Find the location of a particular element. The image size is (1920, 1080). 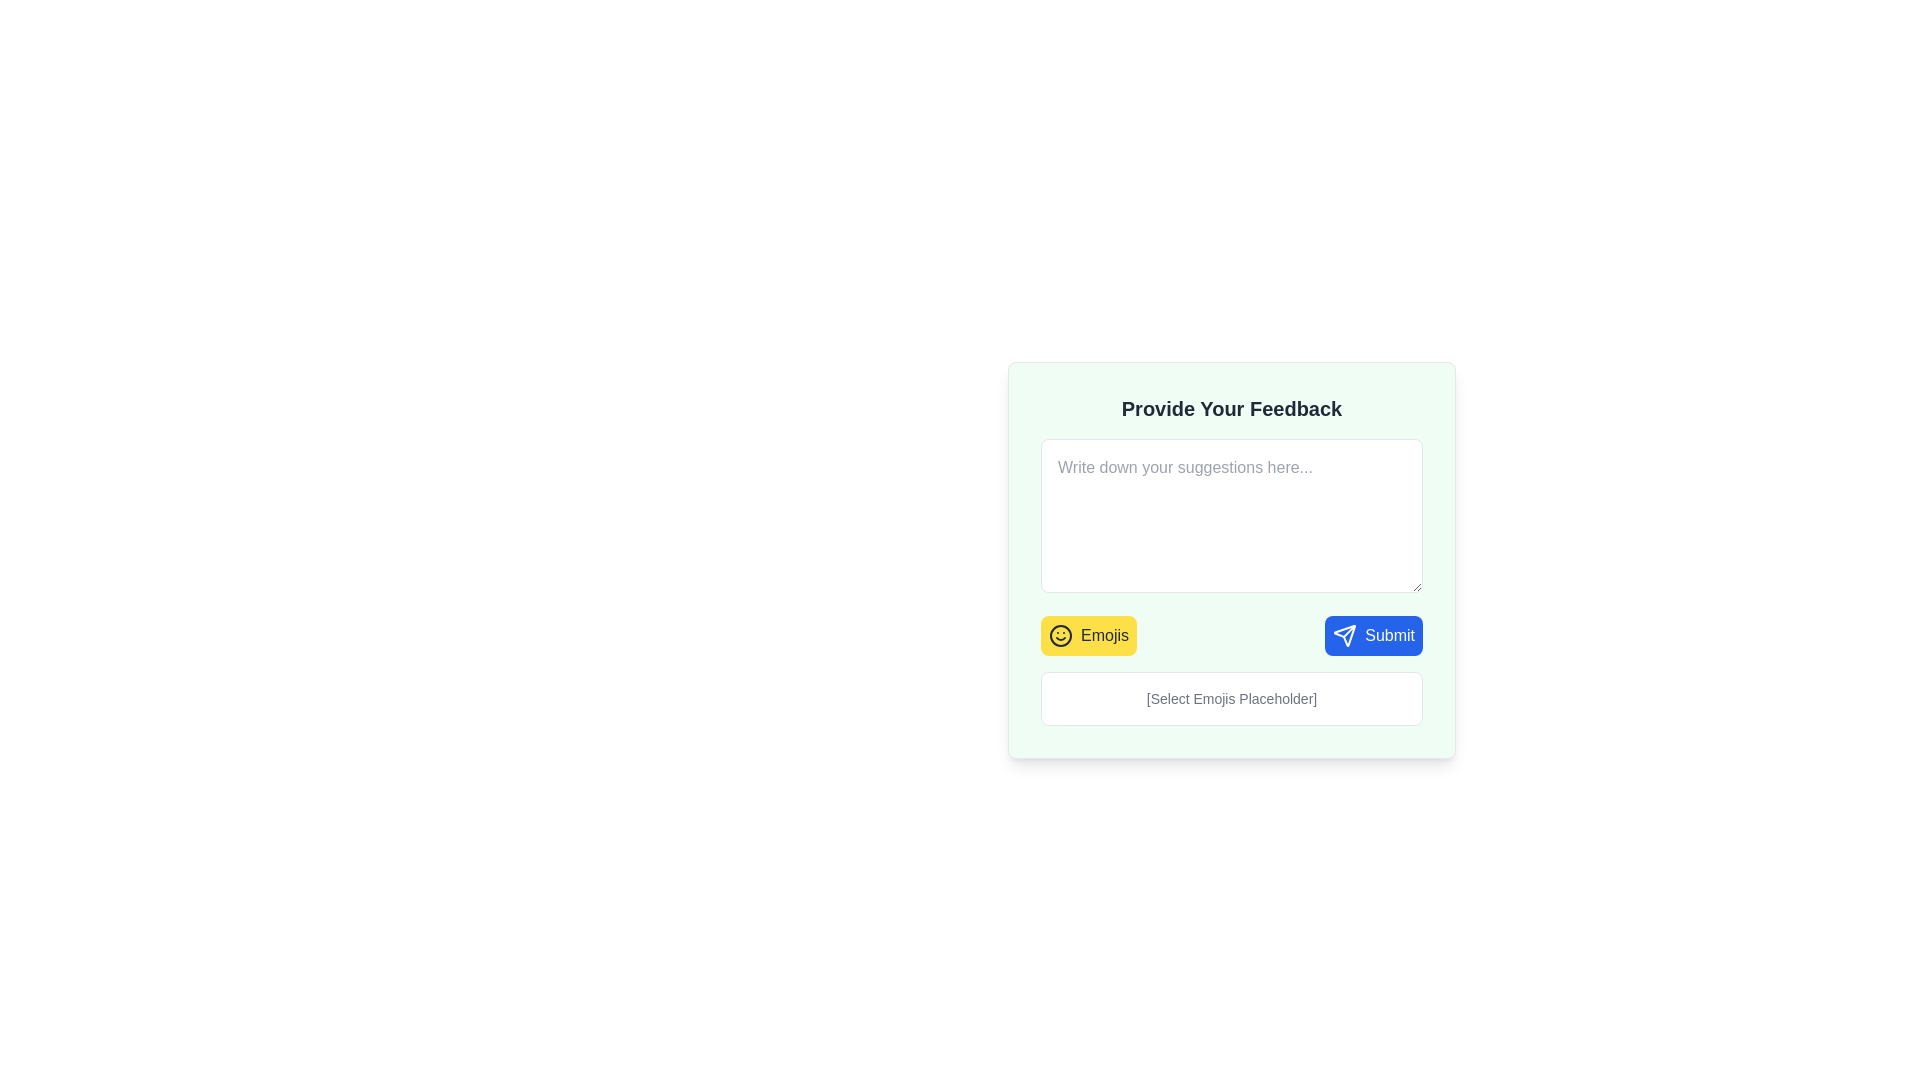

the small, triangular-shaped icon resembling a paper plane located to the left of the 'Submit' button's text label is located at coordinates (1345, 636).